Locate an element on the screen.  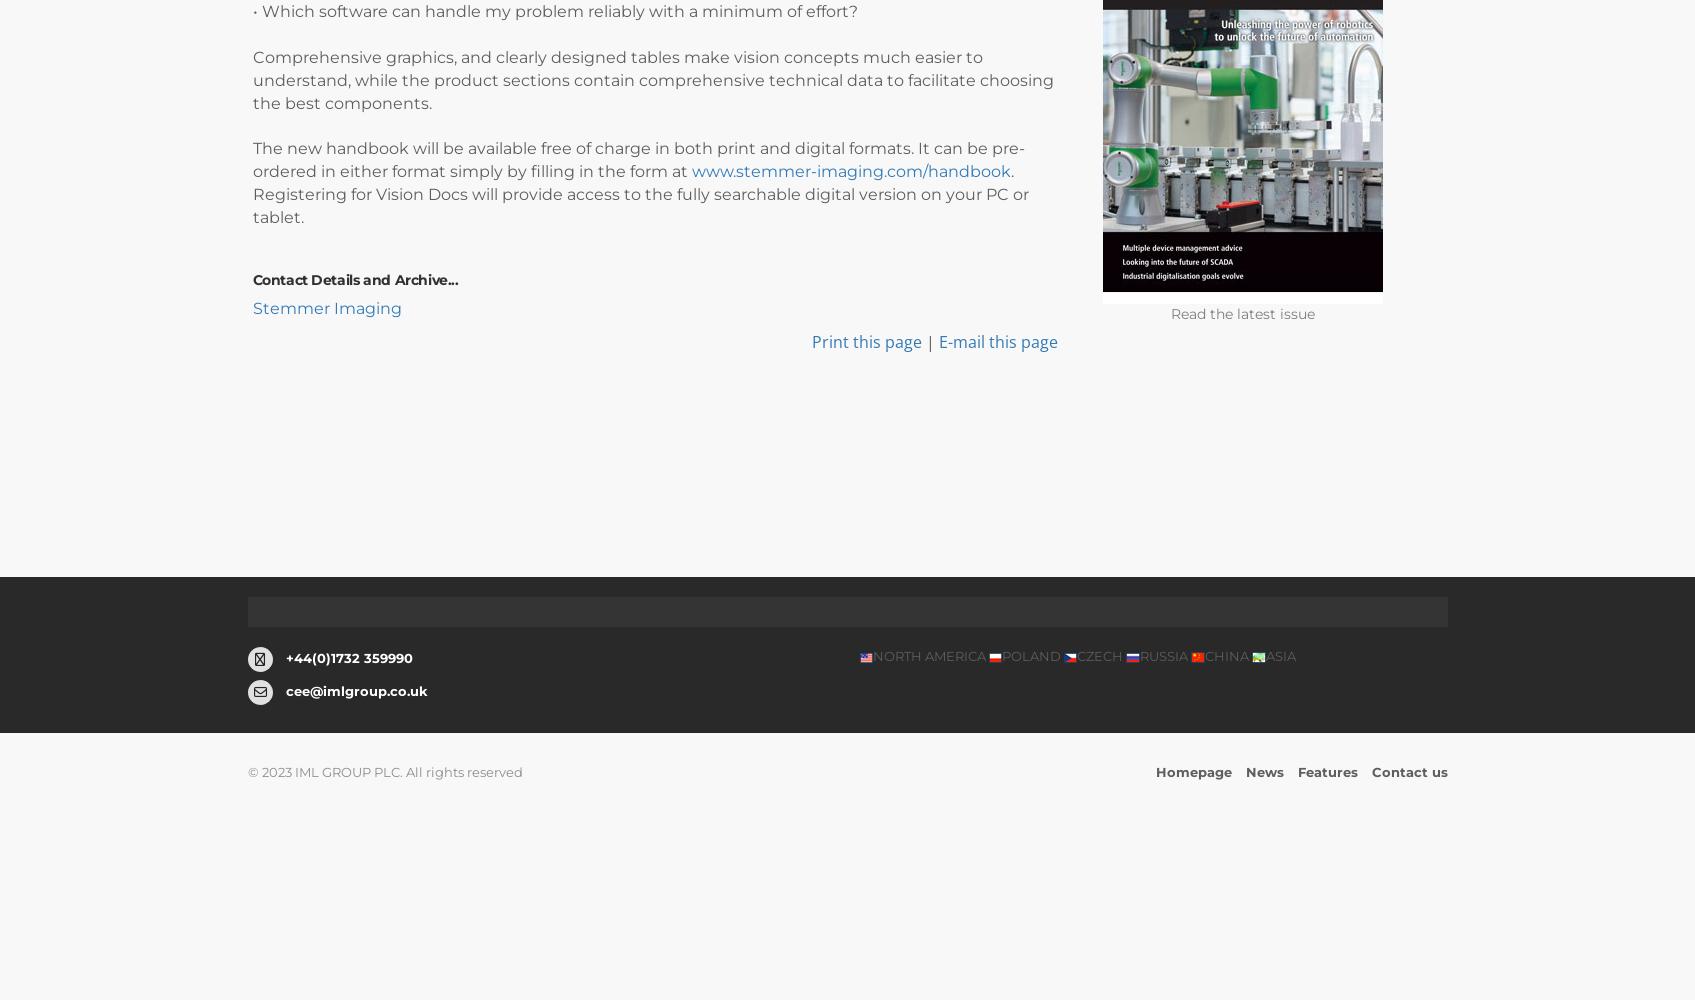
'|' is located at coordinates (929, 340).